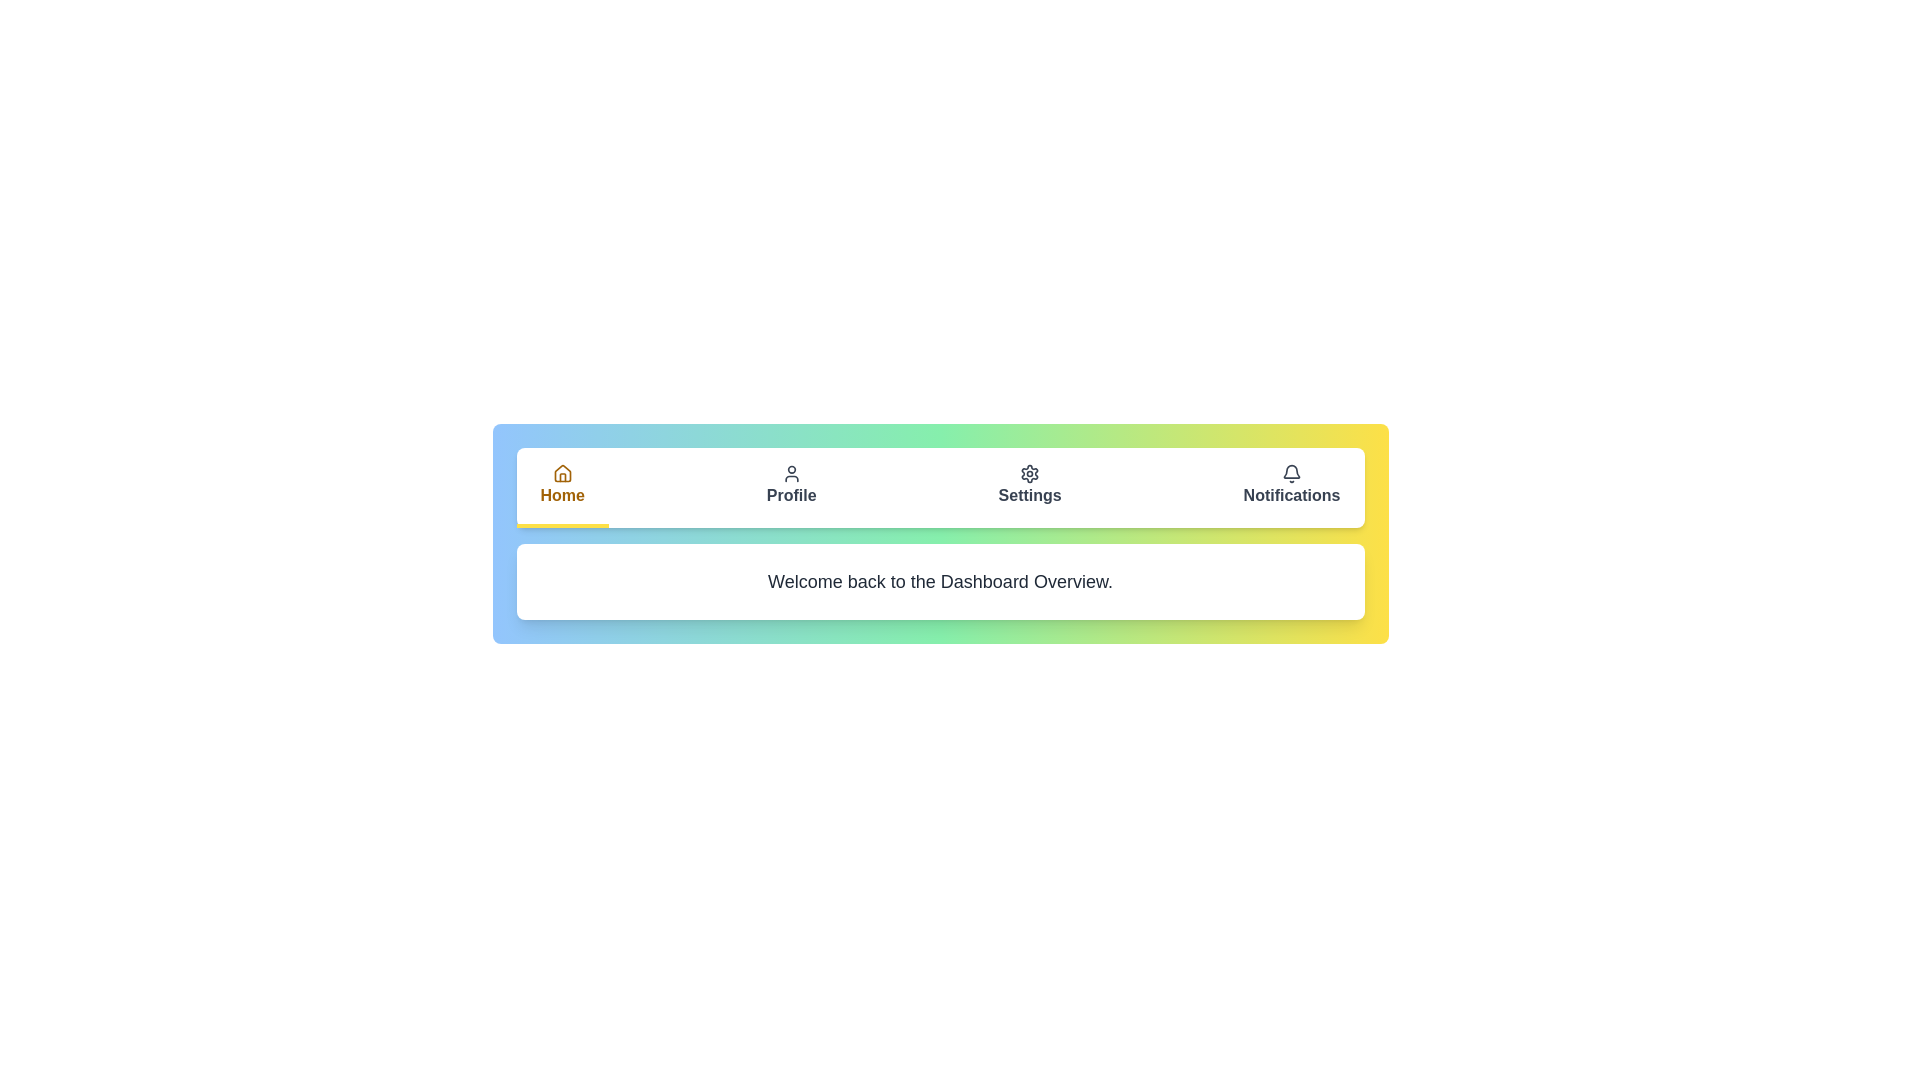  I want to click on the 'Notifications' button which features a notification bell icon and is the fourth item in the navigation bar, located at the top-right corner of the interface, so click(1291, 488).